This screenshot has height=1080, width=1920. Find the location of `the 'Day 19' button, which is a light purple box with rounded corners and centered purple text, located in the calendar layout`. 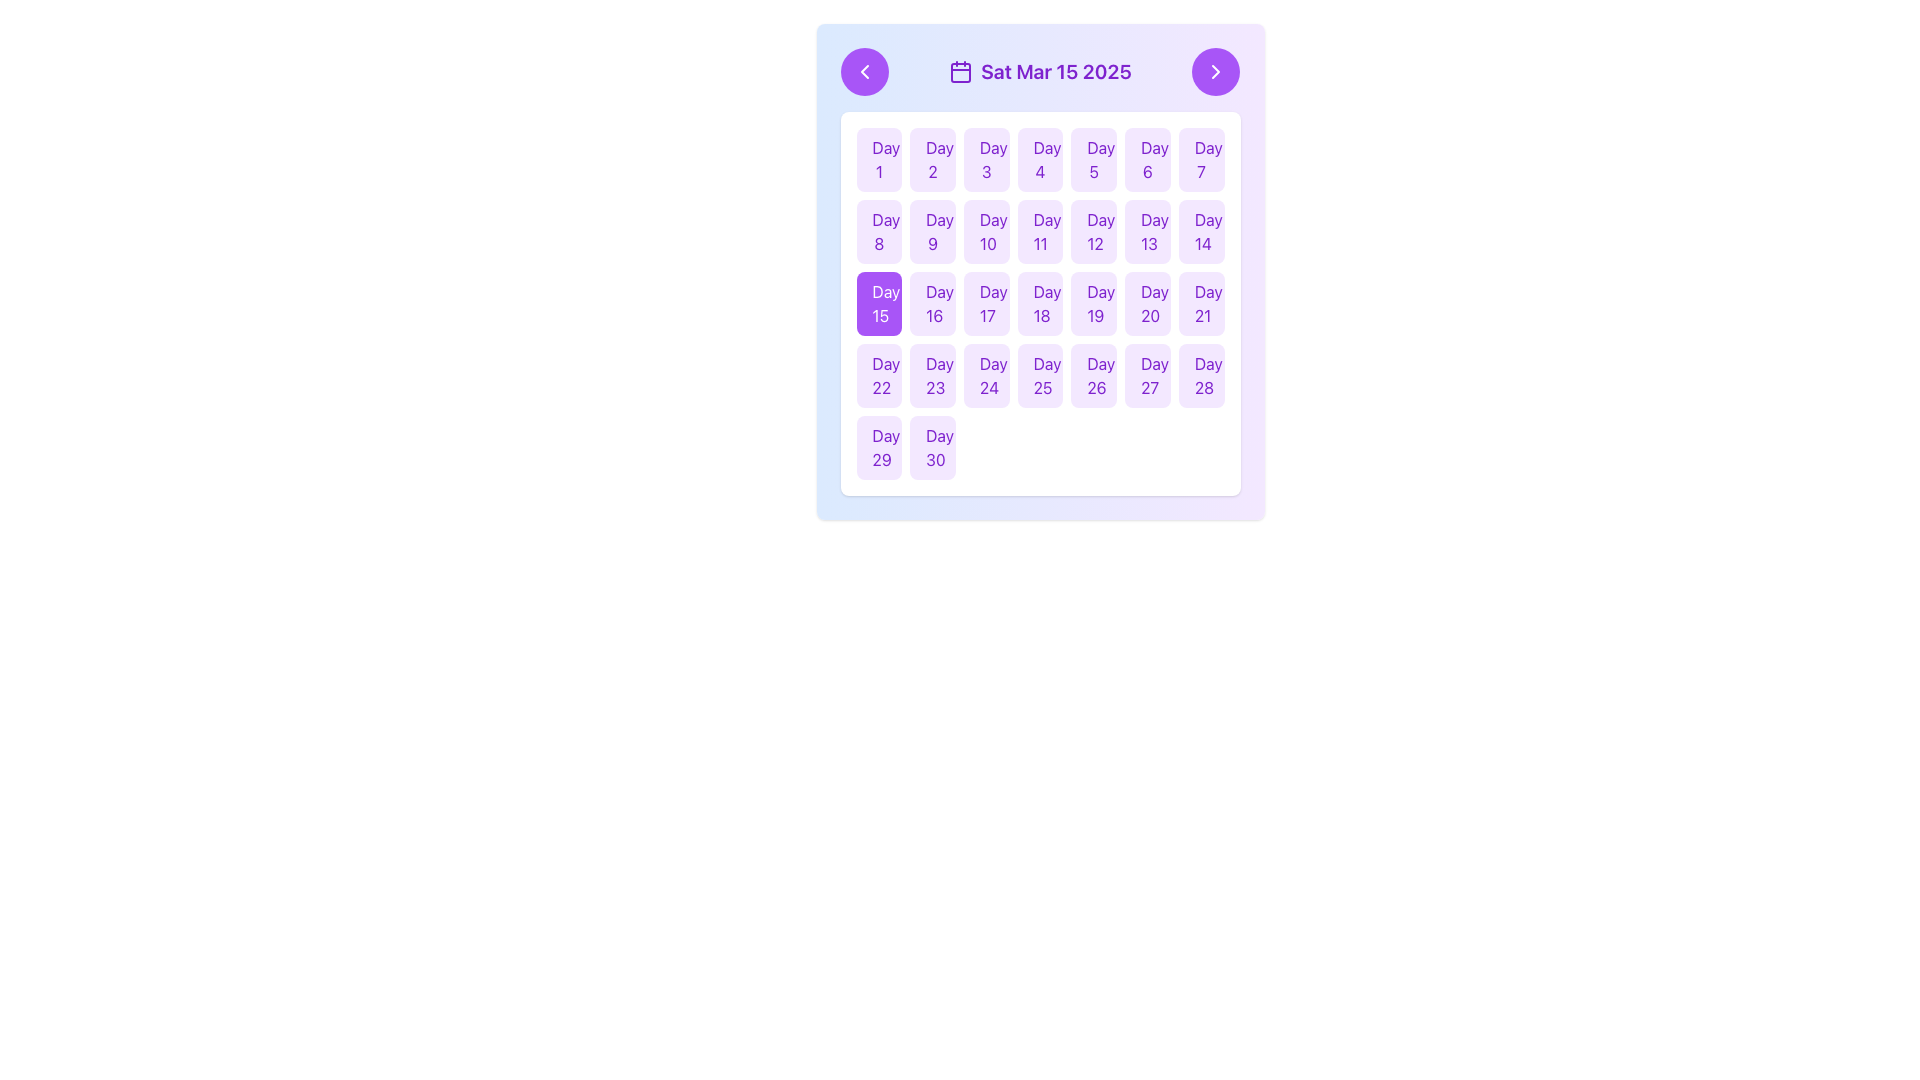

the 'Day 19' button, which is a light purple box with rounded corners and centered purple text, located in the calendar layout is located at coordinates (1093, 304).